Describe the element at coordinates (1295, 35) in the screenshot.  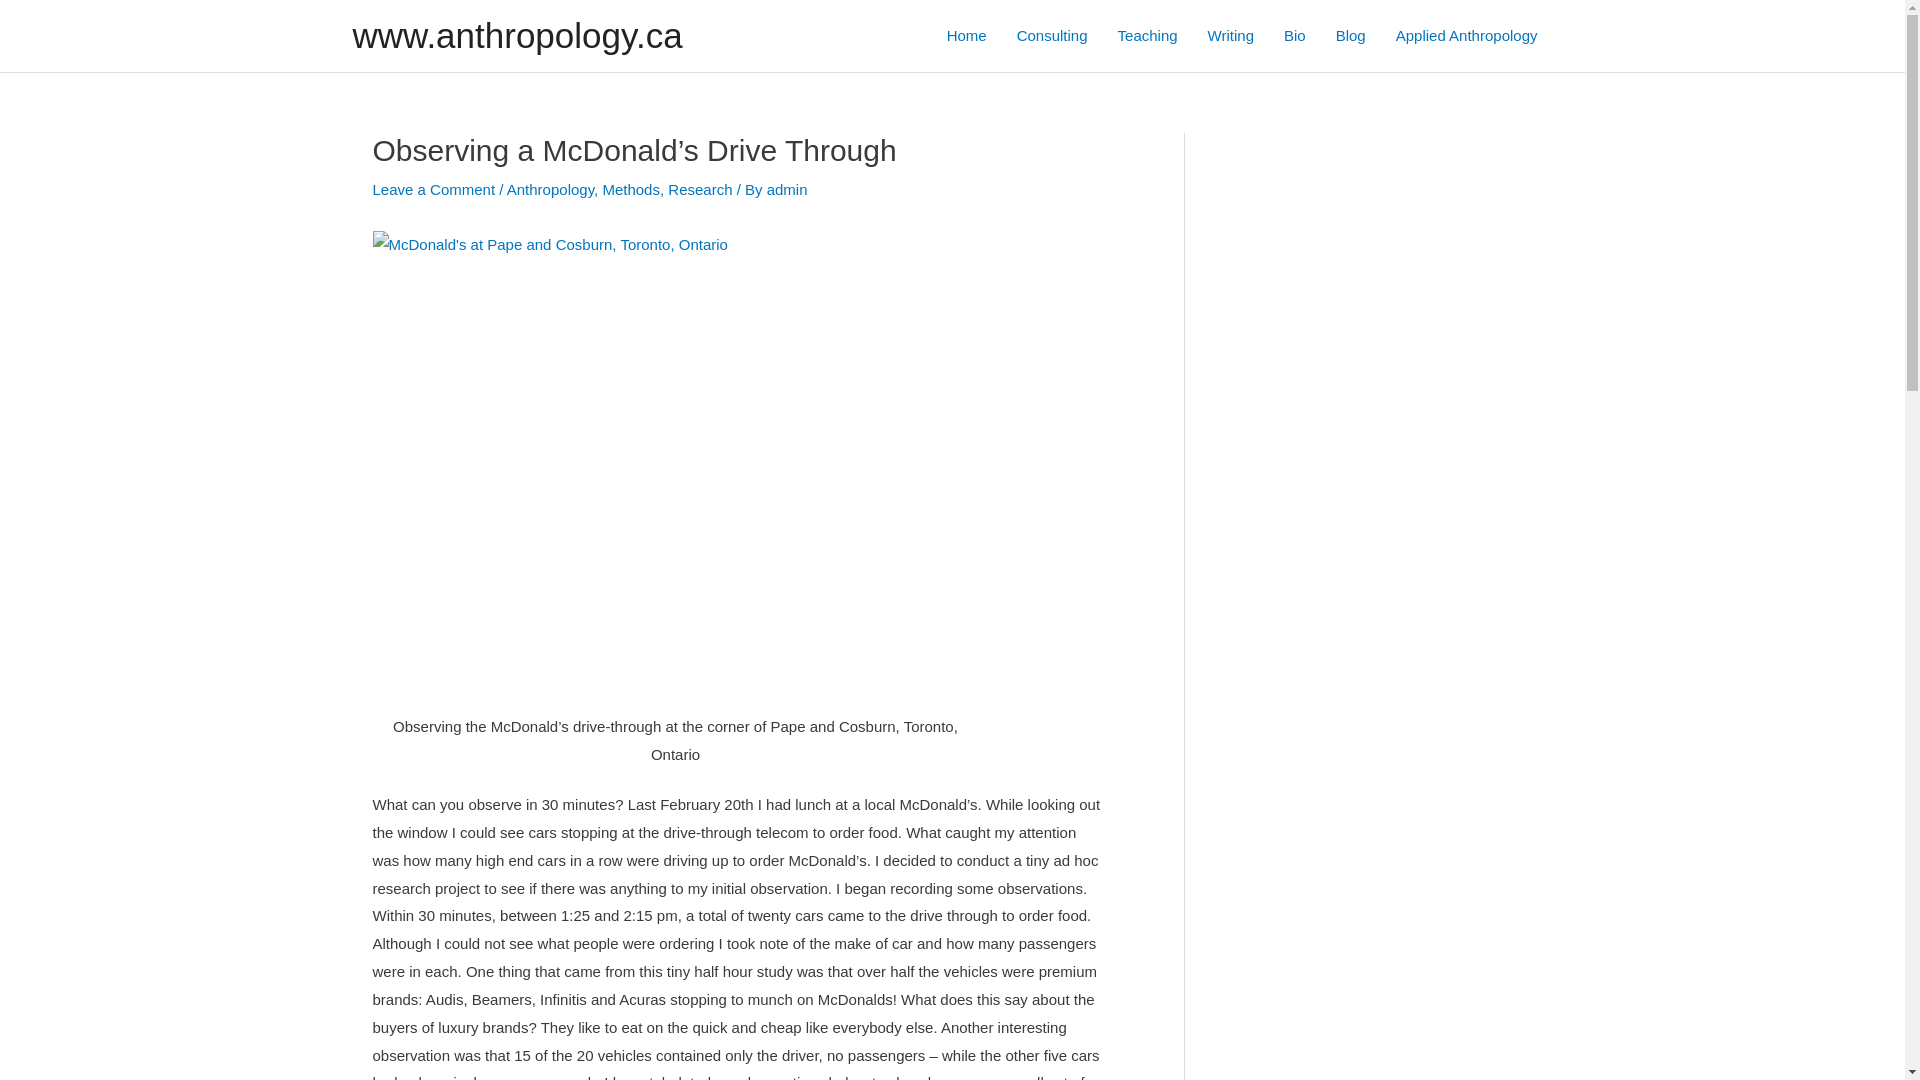
I see `'Bio'` at that location.